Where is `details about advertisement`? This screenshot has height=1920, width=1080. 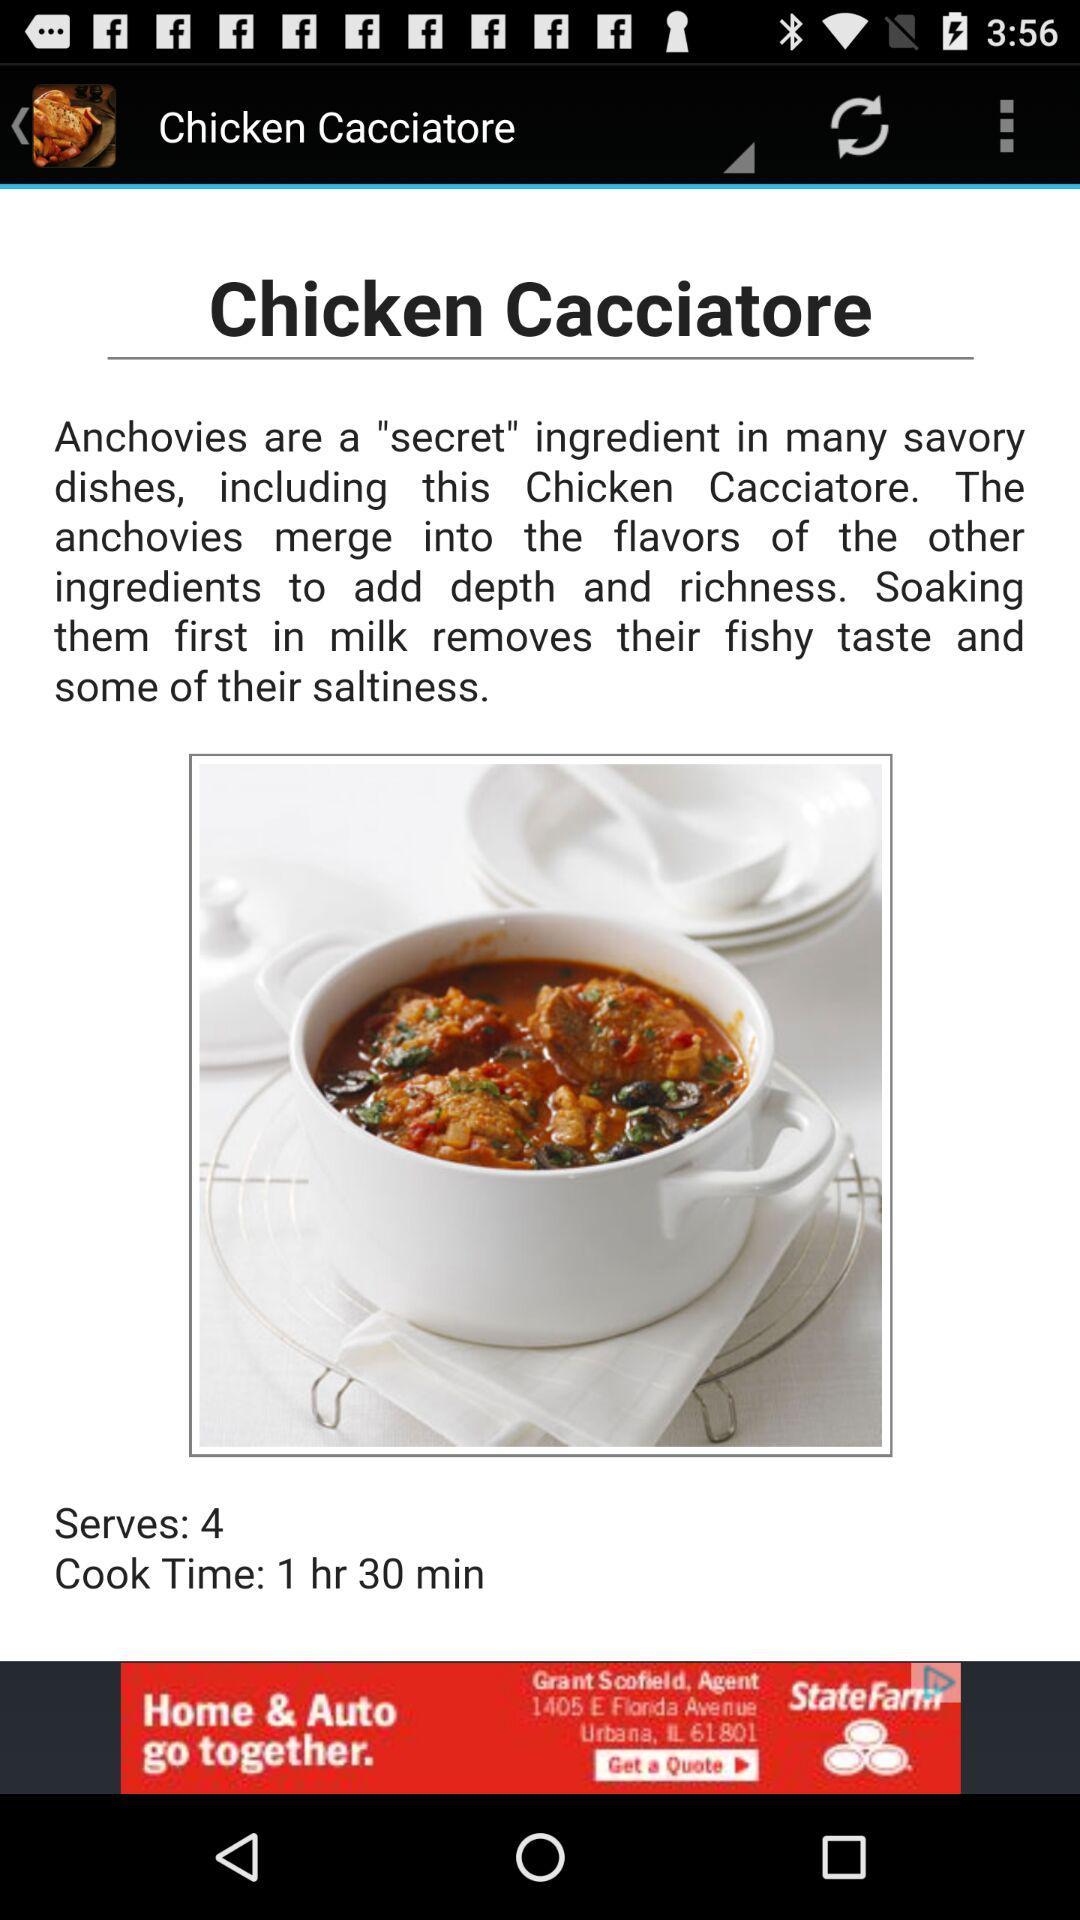
details about advertisement is located at coordinates (540, 1727).